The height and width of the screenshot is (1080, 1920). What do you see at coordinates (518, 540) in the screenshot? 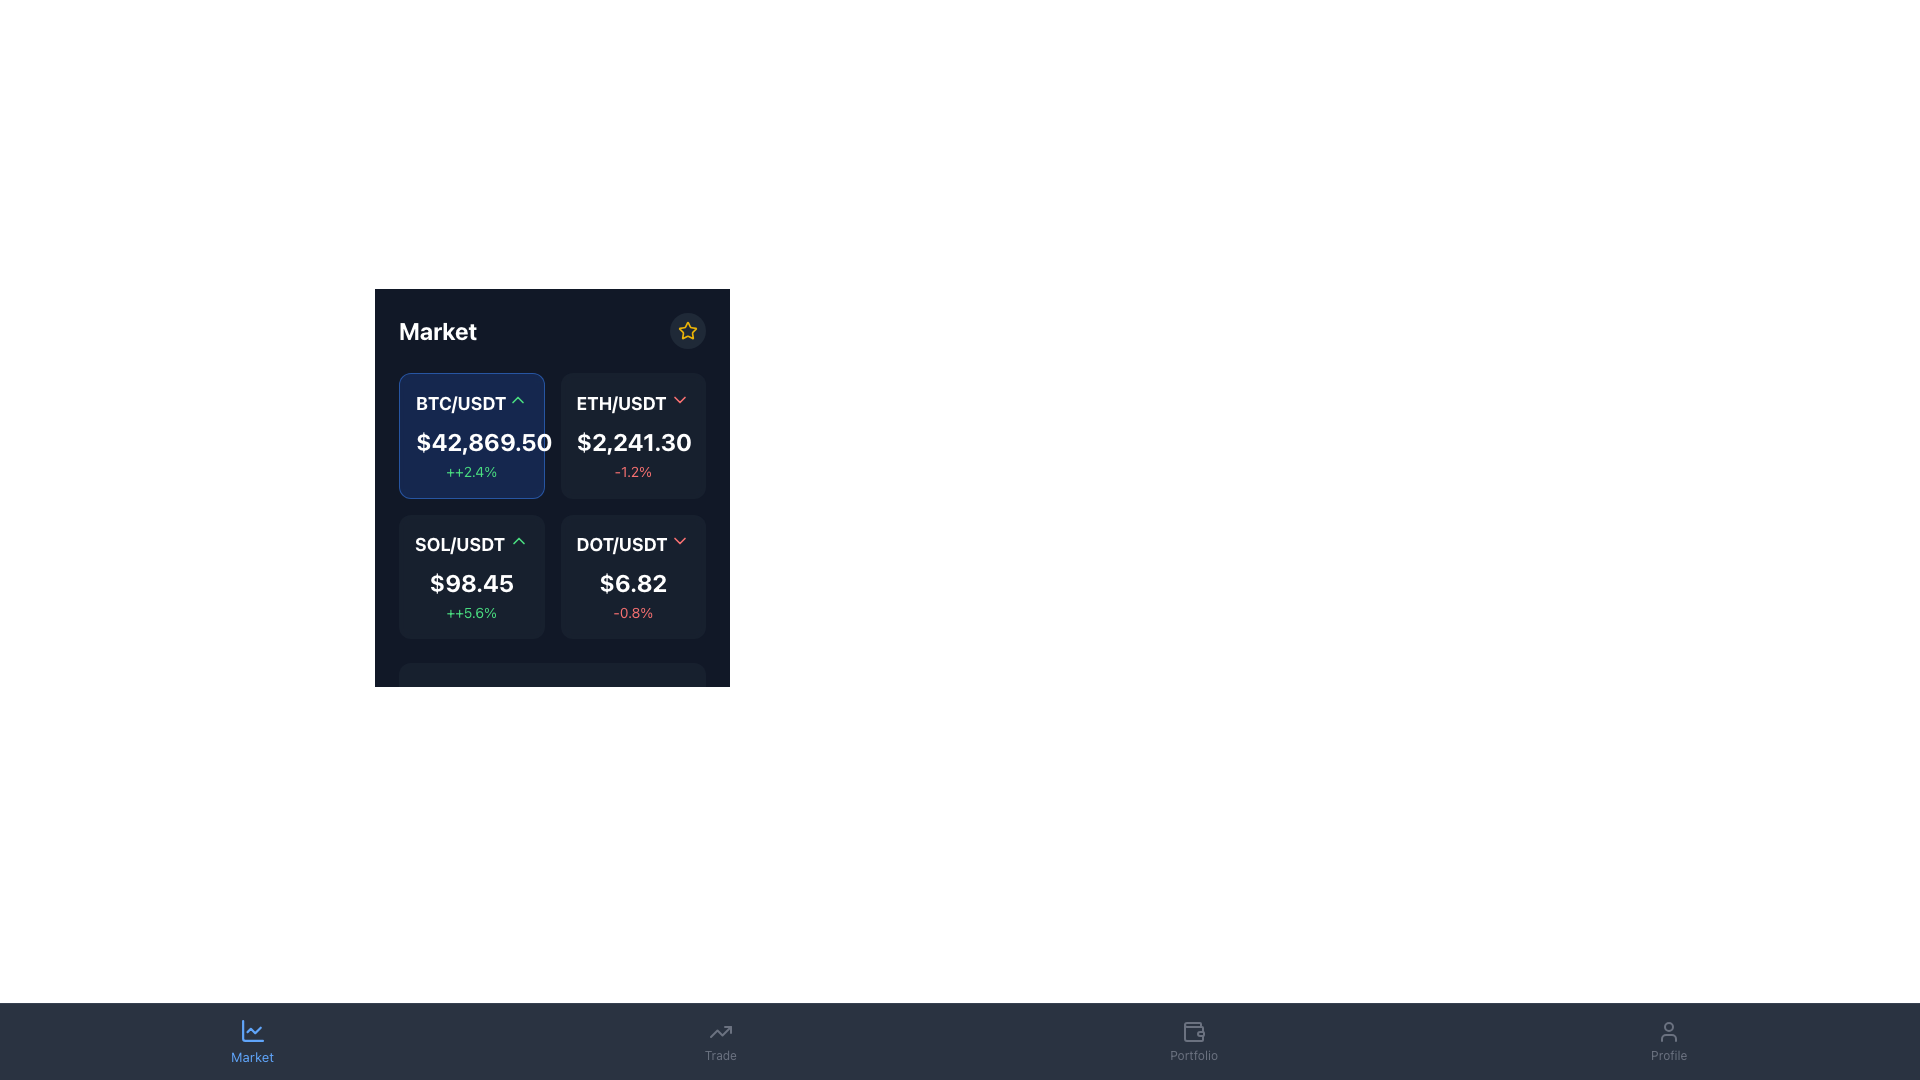
I see `the upward arrow icon located to the right of the 'SOL/USDT' label in the cryptocurrency information card` at bounding box center [518, 540].